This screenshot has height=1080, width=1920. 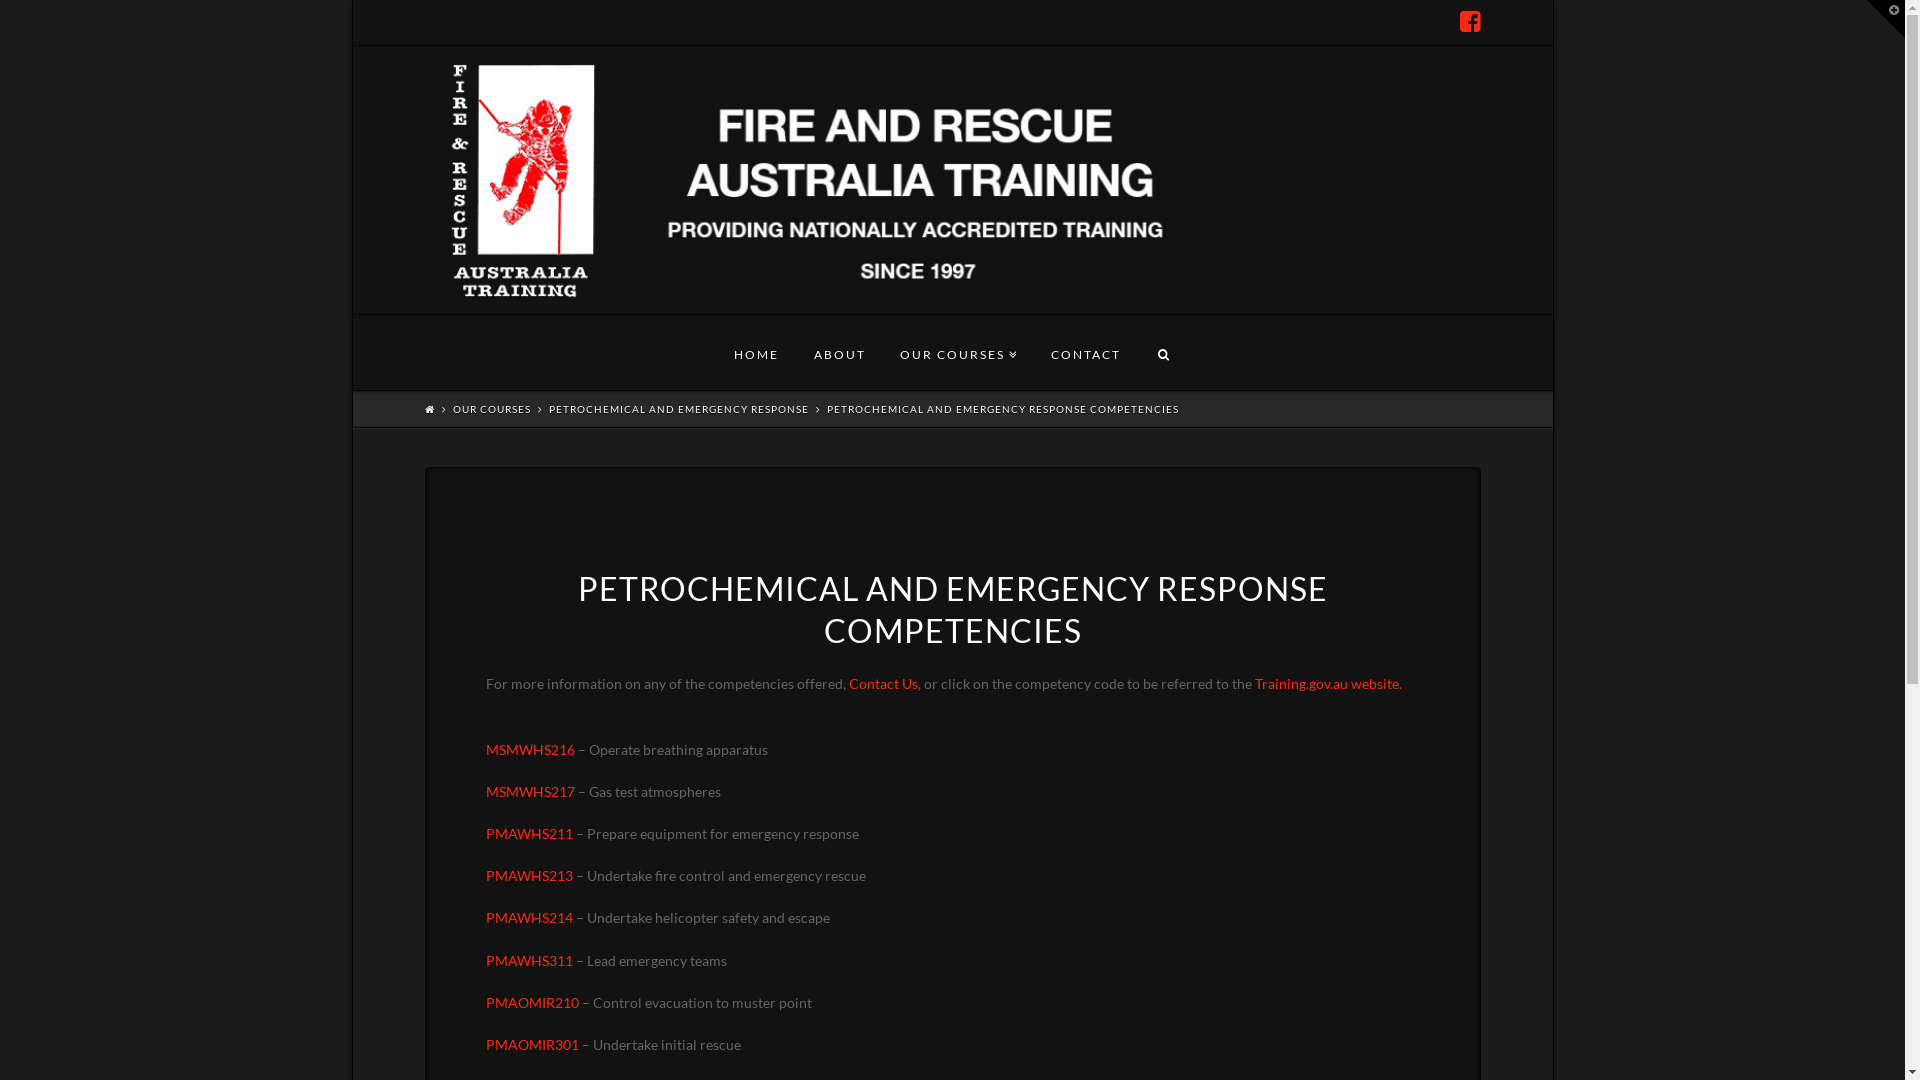 What do you see at coordinates (529, 833) in the screenshot?
I see `'PMAWHS211'` at bounding box center [529, 833].